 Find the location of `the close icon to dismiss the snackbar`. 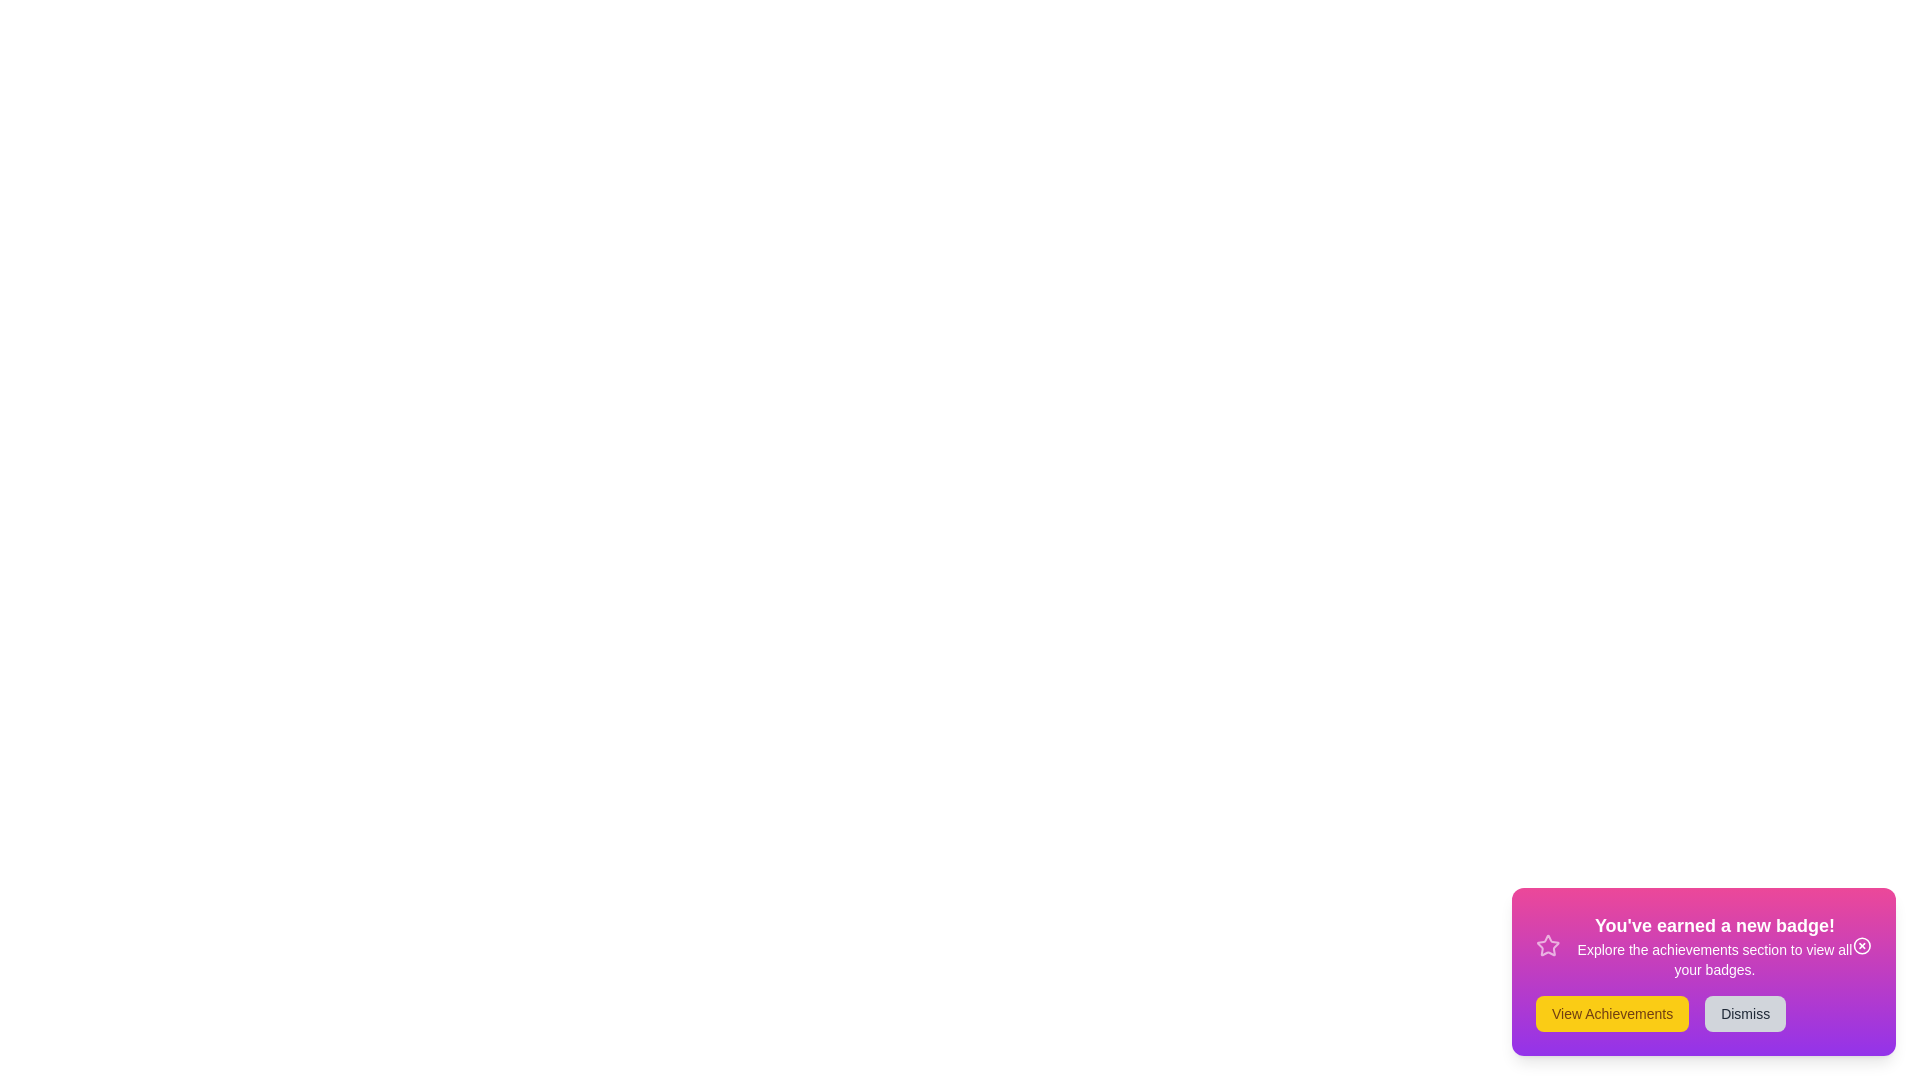

the close icon to dismiss the snackbar is located at coordinates (1861, 945).